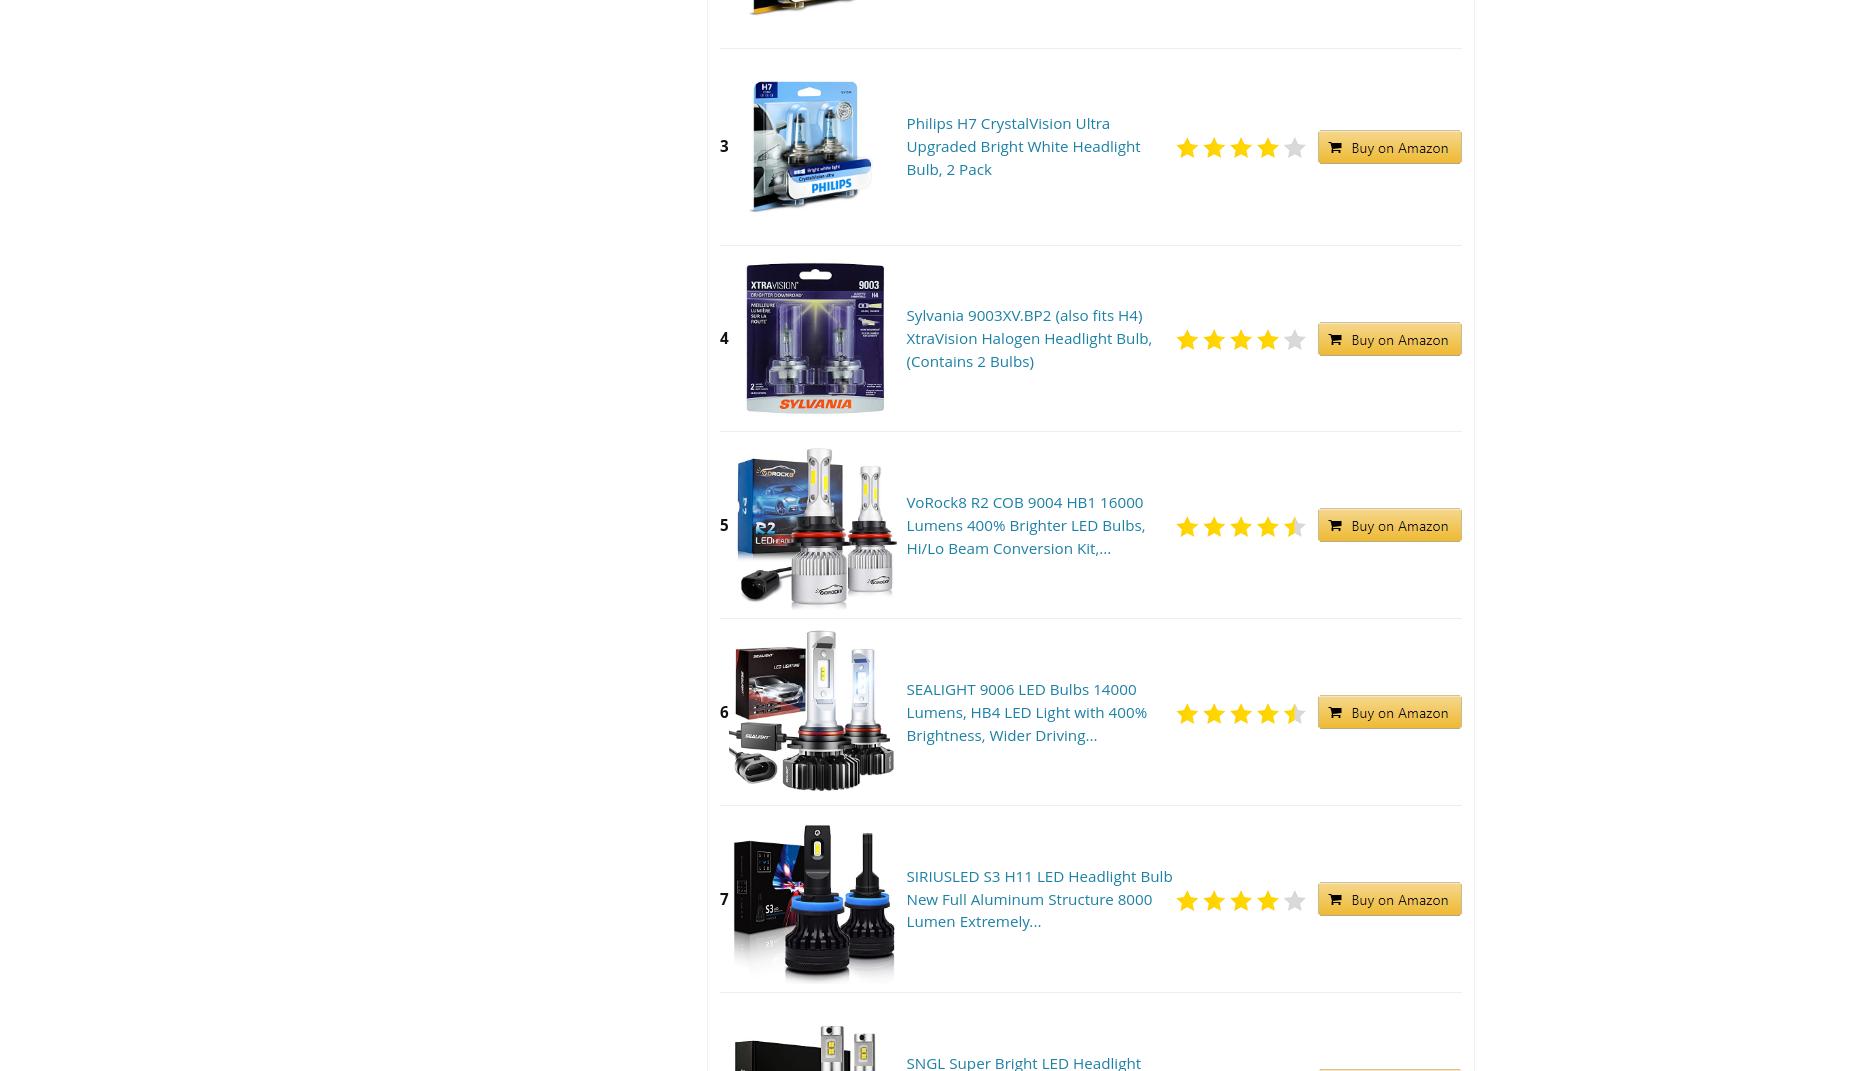 The height and width of the screenshot is (1071, 1850). What do you see at coordinates (1022, 145) in the screenshot?
I see `'Philips H7 CrystalVision Ultra Upgraded Bright White Headlight Bulb, 2 Pack'` at bounding box center [1022, 145].